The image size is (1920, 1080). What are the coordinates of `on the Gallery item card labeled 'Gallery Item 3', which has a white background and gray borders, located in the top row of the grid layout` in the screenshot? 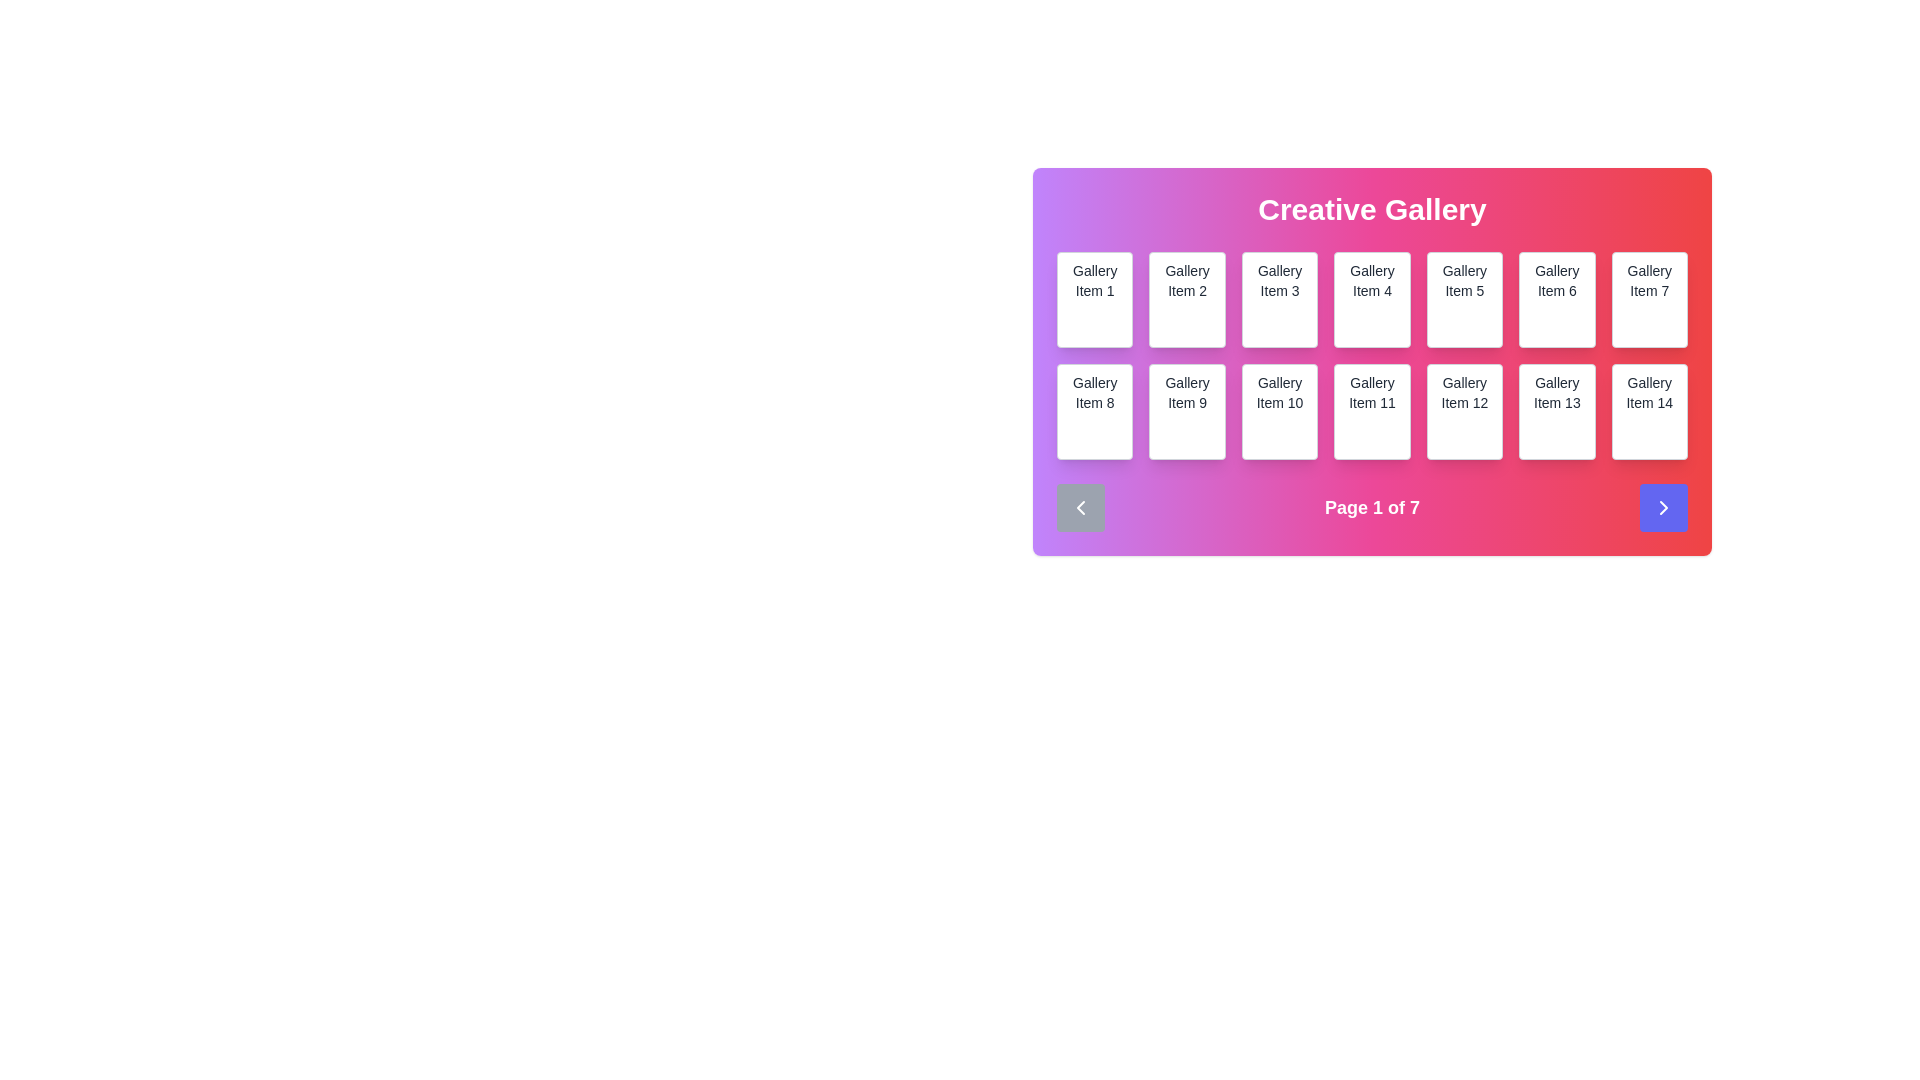 It's located at (1280, 300).